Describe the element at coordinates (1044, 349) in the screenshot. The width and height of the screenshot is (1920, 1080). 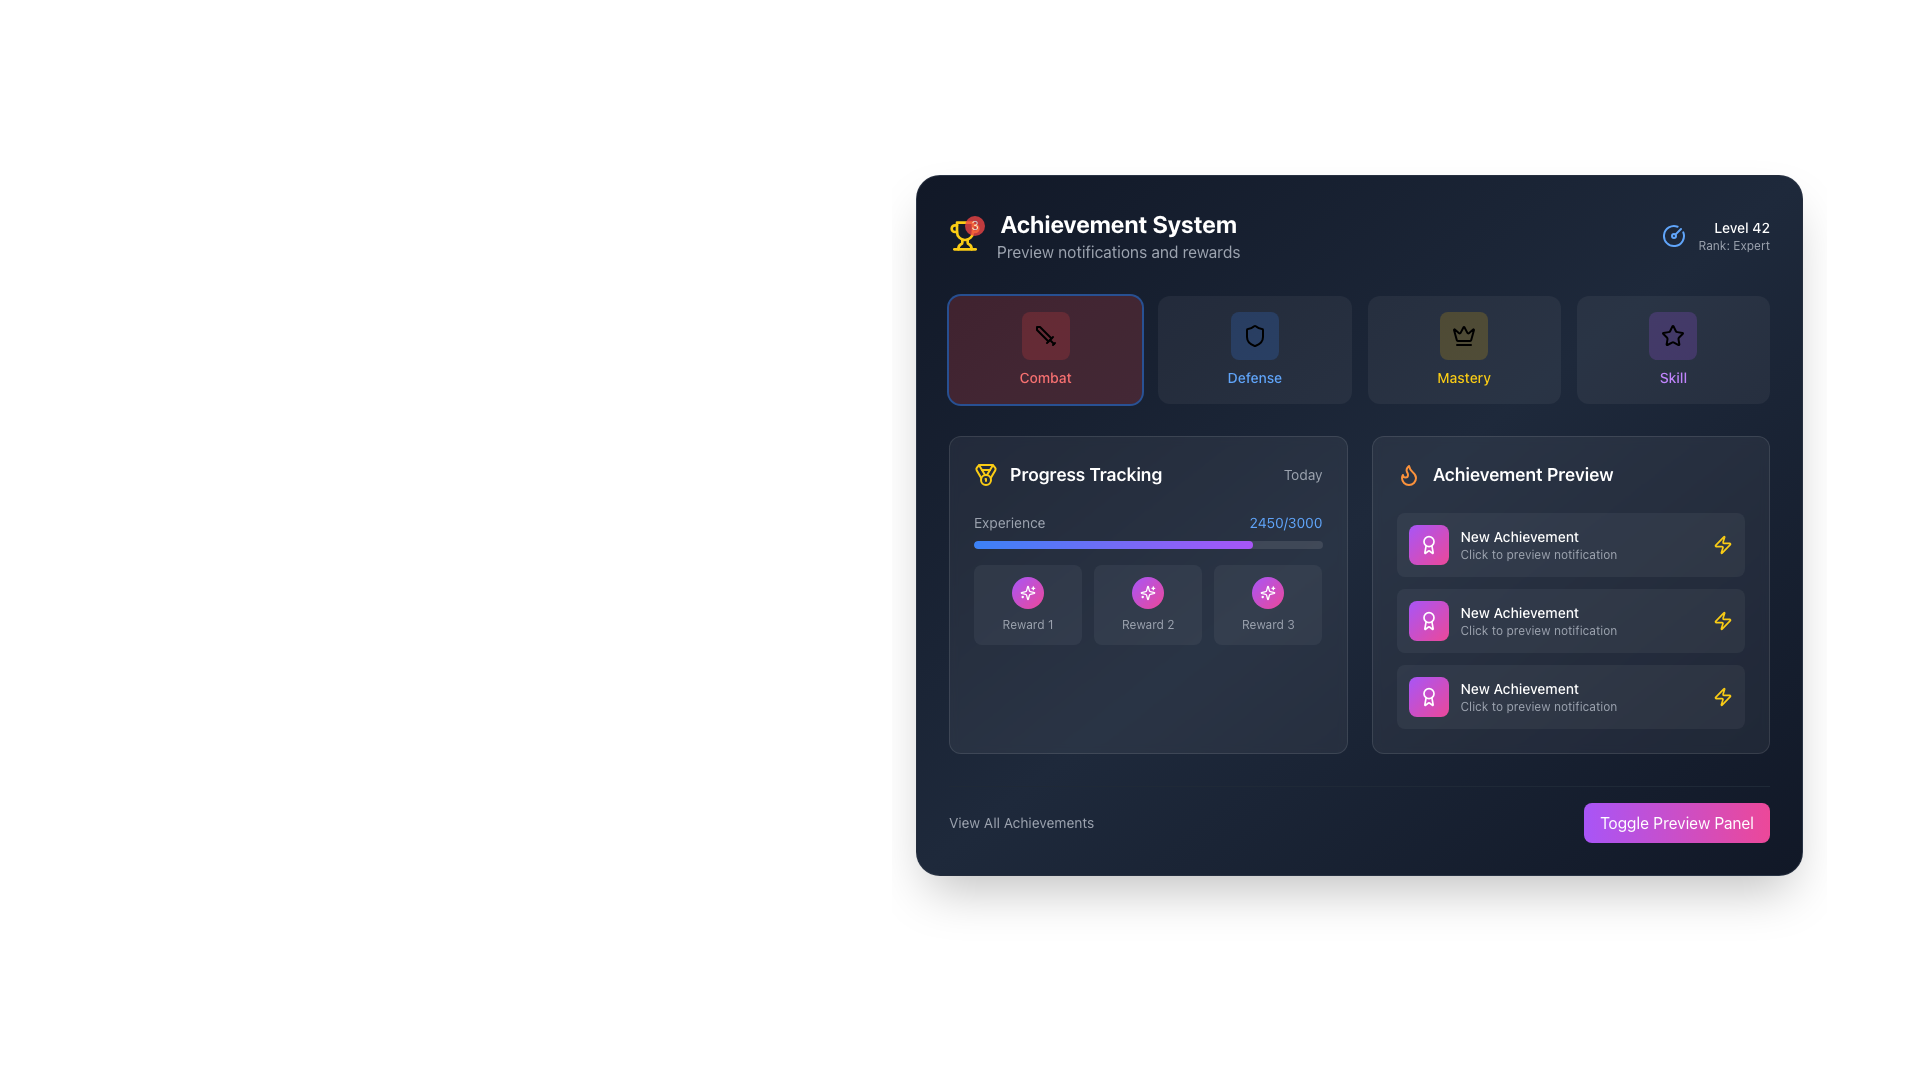
I see `the leftmost button labeled 'Combat', which has a red background and a black sword icon` at that location.